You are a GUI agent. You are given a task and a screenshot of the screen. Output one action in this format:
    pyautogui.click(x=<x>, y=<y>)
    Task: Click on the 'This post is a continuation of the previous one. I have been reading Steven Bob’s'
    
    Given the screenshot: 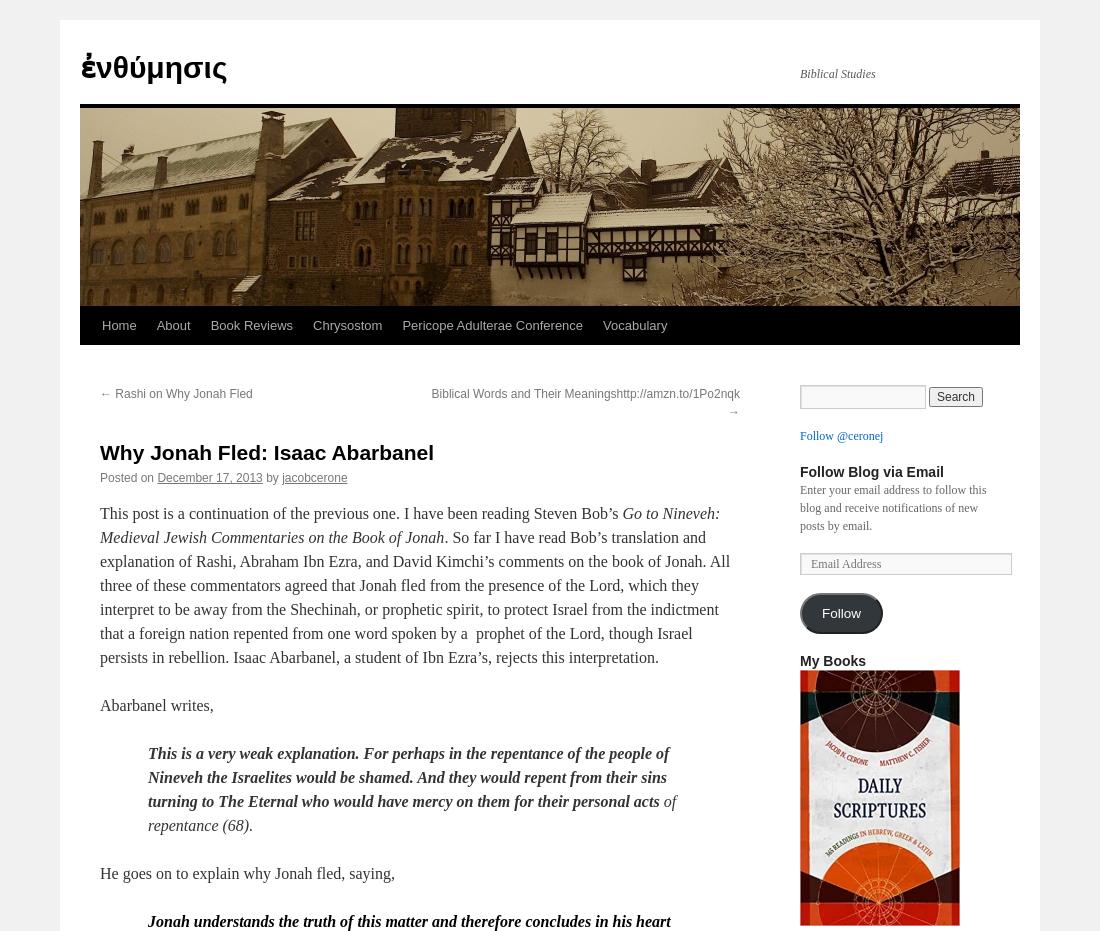 What is the action you would take?
    pyautogui.click(x=361, y=513)
    